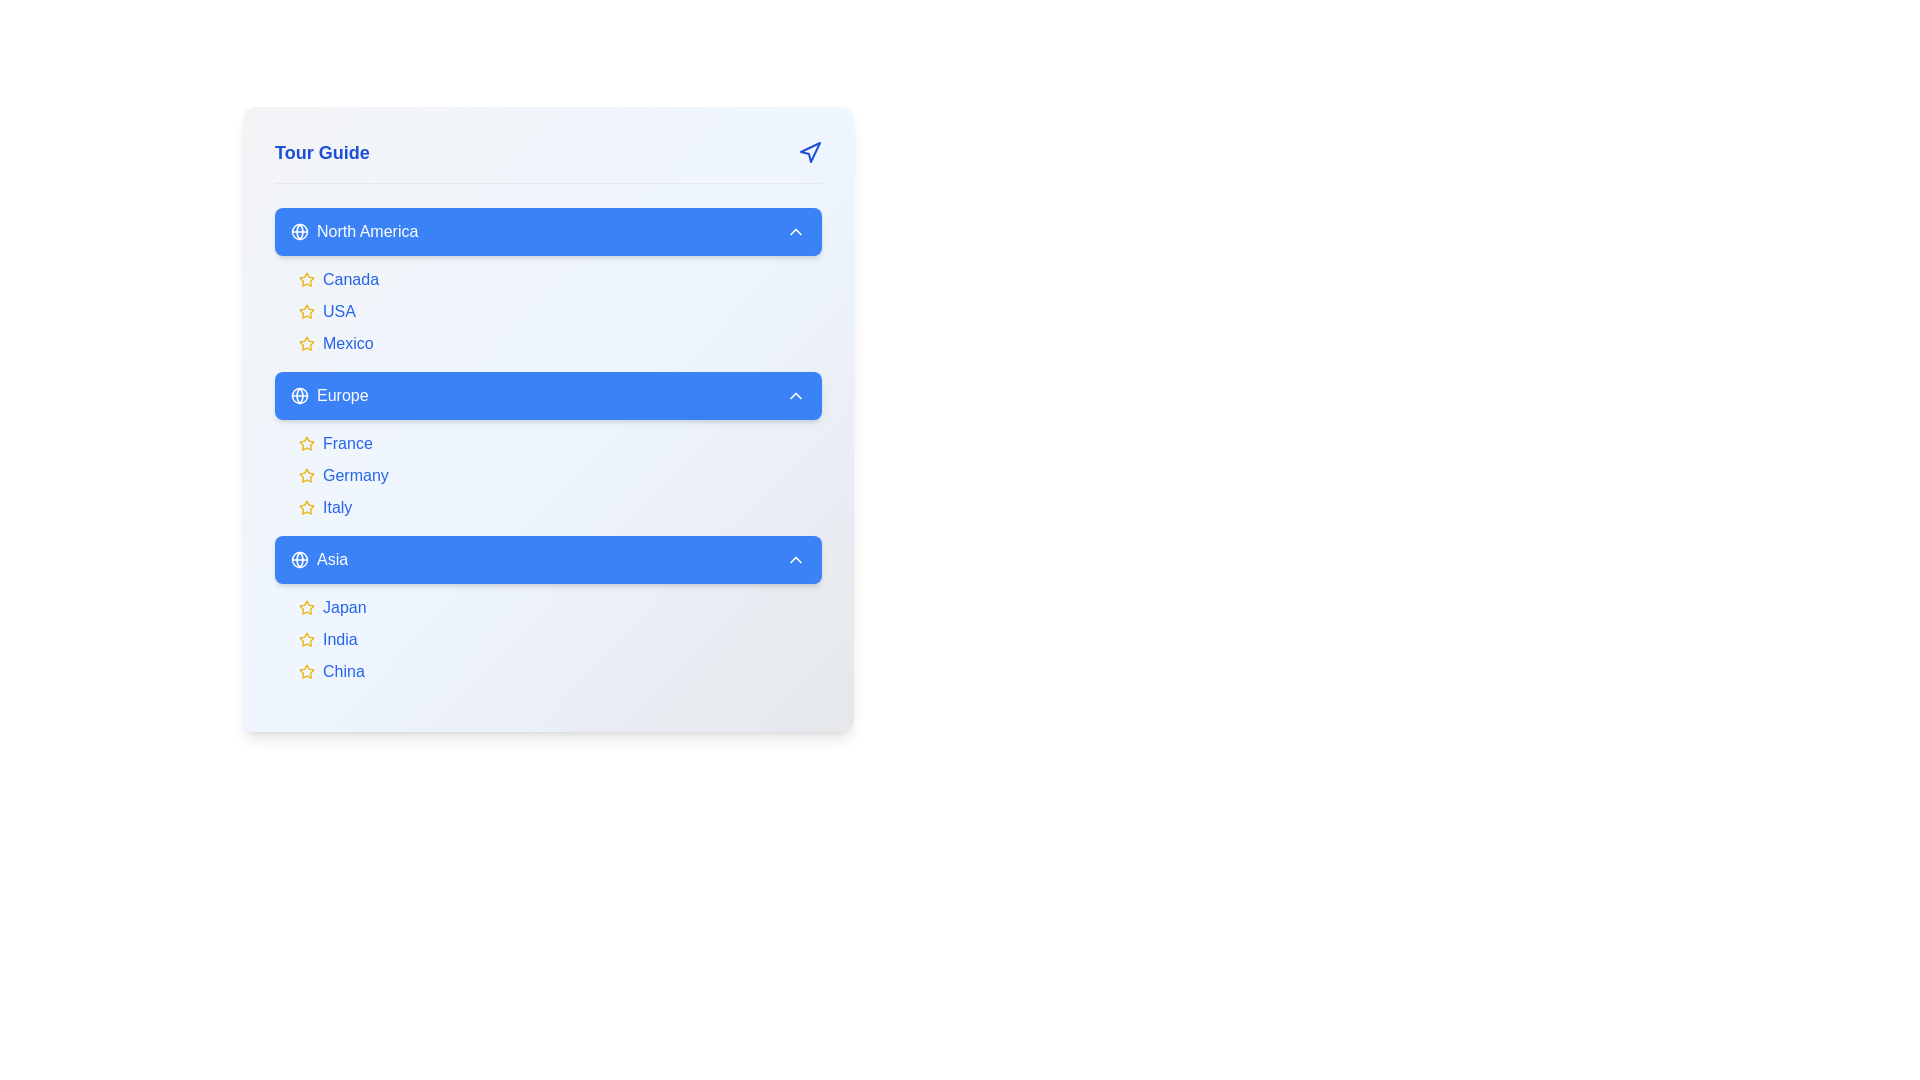  What do you see at coordinates (810, 152) in the screenshot?
I see `the navigation arrow icon styled with a blue outline located at the top-right corner of the 'Tour Guide' panel, to the right of the 'Tour Guide' text` at bounding box center [810, 152].